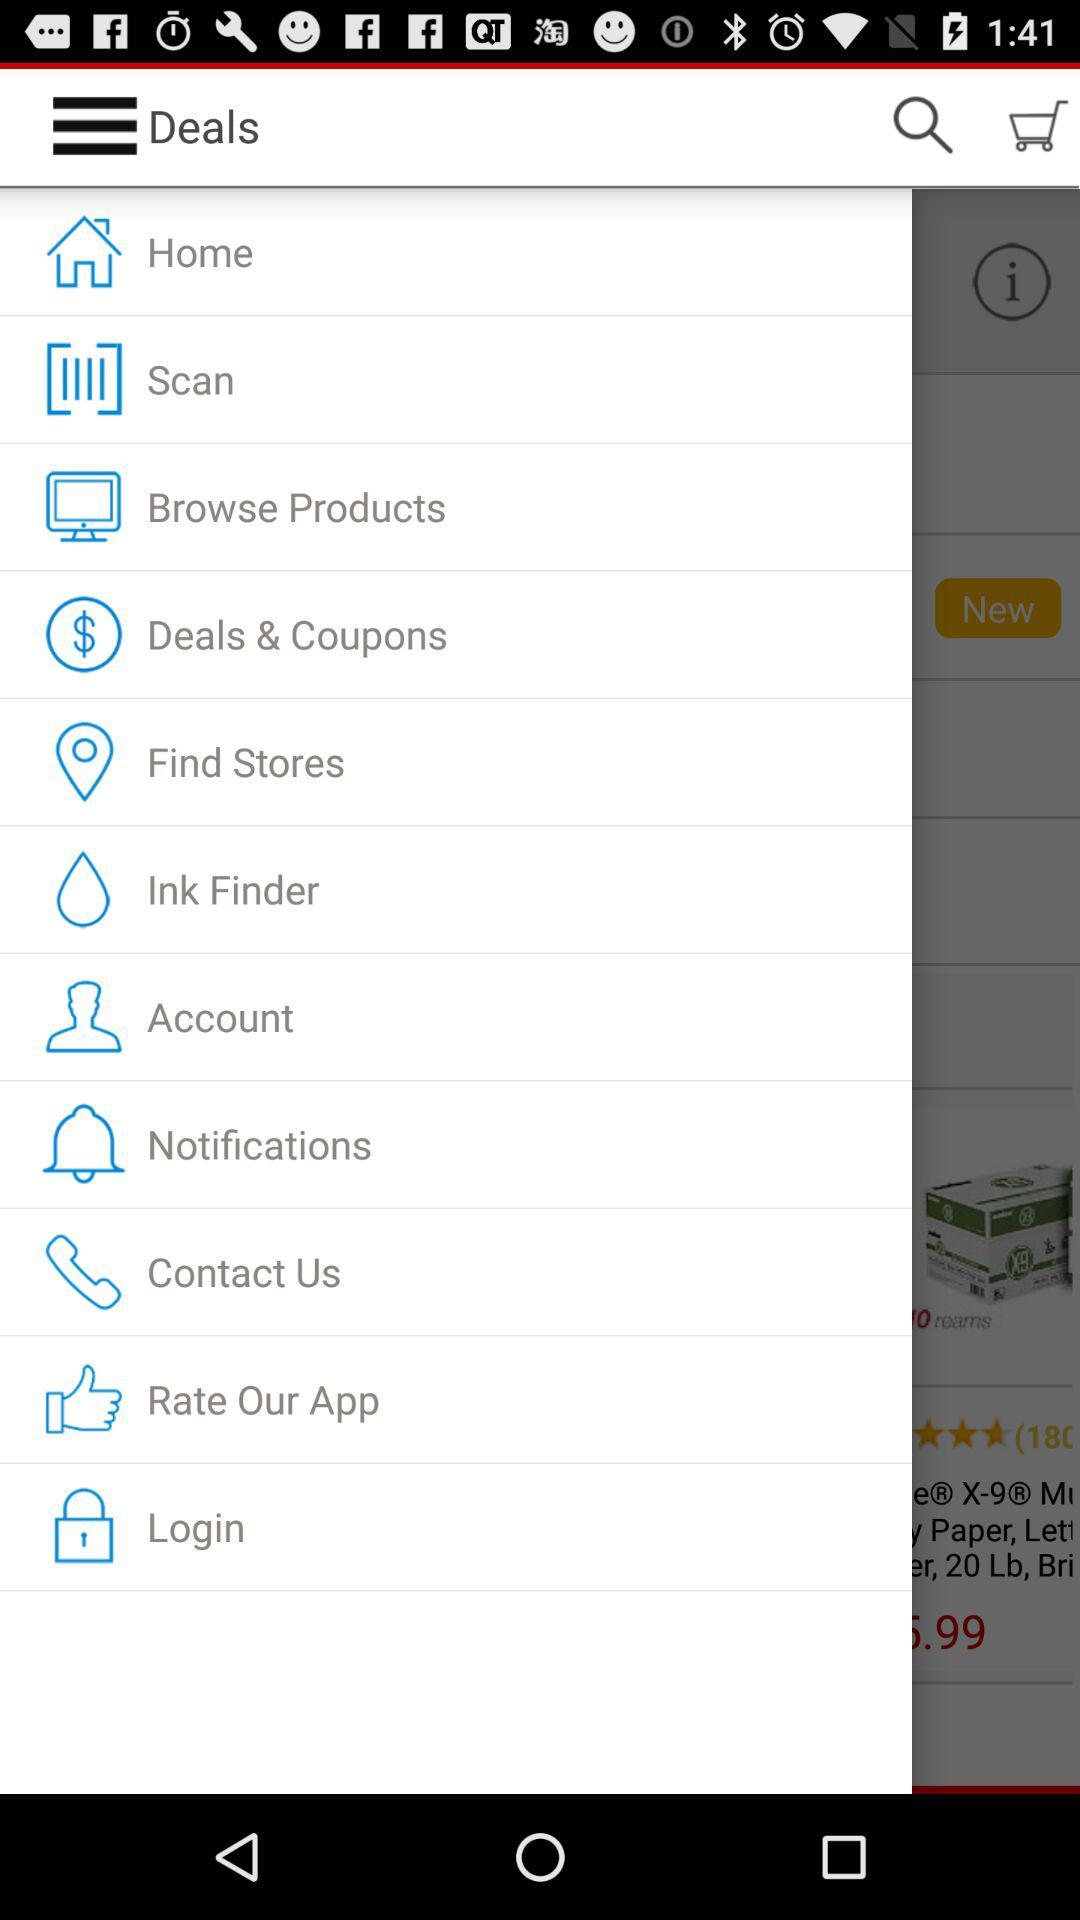  What do you see at coordinates (95, 124) in the screenshot?
I see `the icon which is left to the text deals` at bounding box center [95, 124].